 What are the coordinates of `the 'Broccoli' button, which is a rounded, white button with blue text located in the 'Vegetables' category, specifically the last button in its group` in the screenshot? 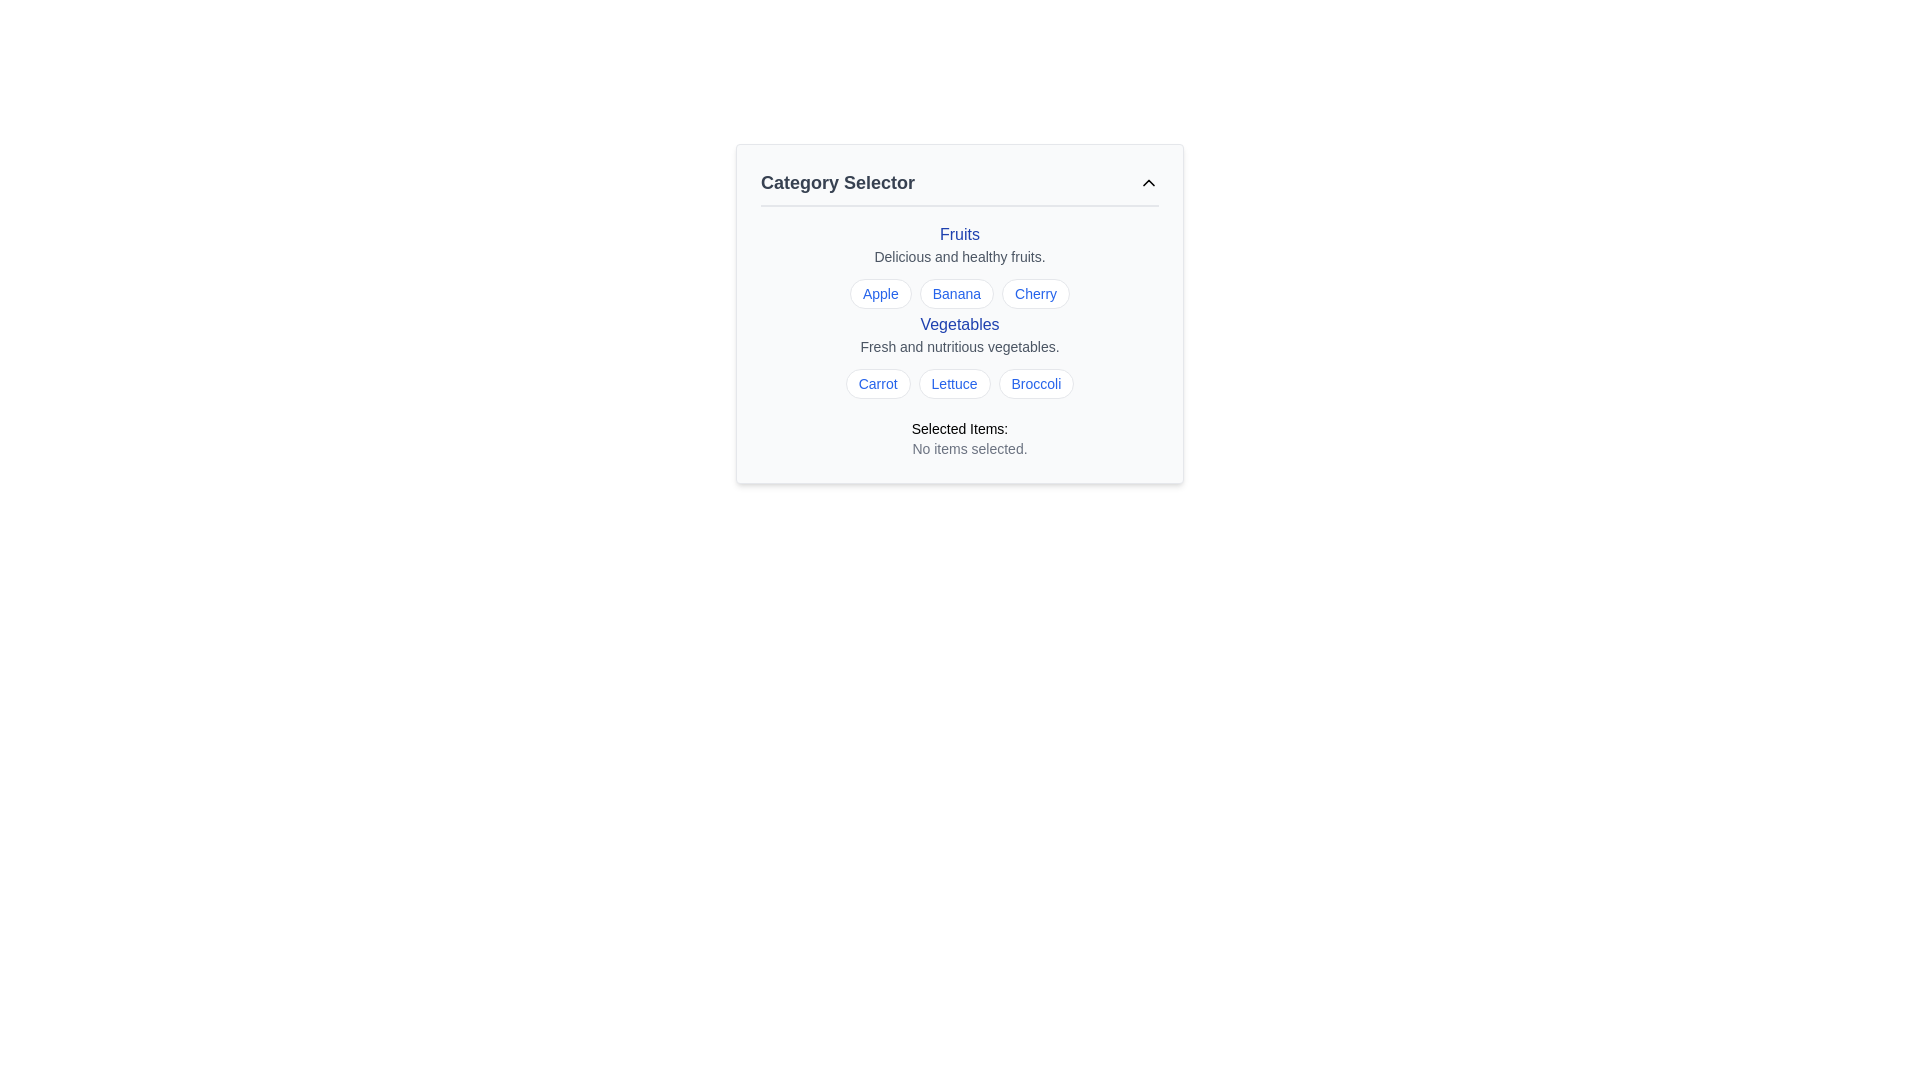 It's located at (1036, 384).